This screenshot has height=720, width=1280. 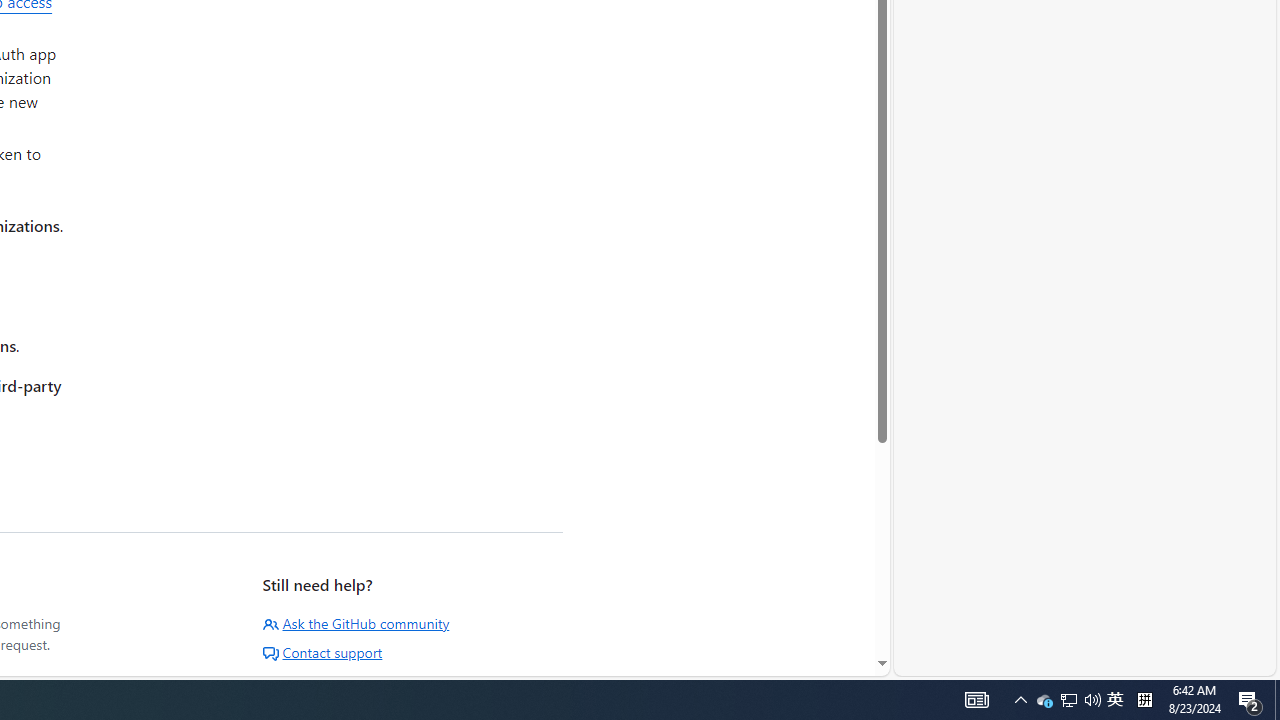 I want to click on 'Contact support', so click(x=322, y=652).